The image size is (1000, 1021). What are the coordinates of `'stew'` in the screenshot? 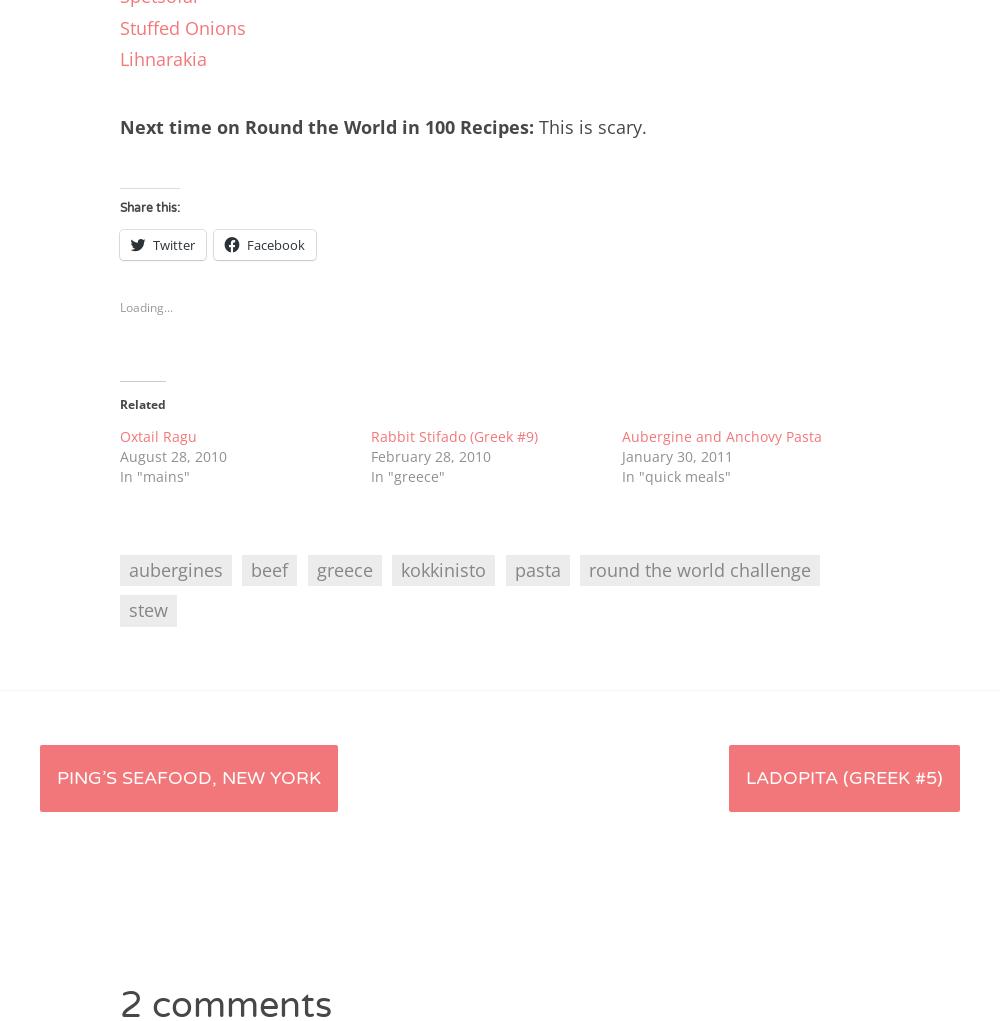 It's located at (148, 610).